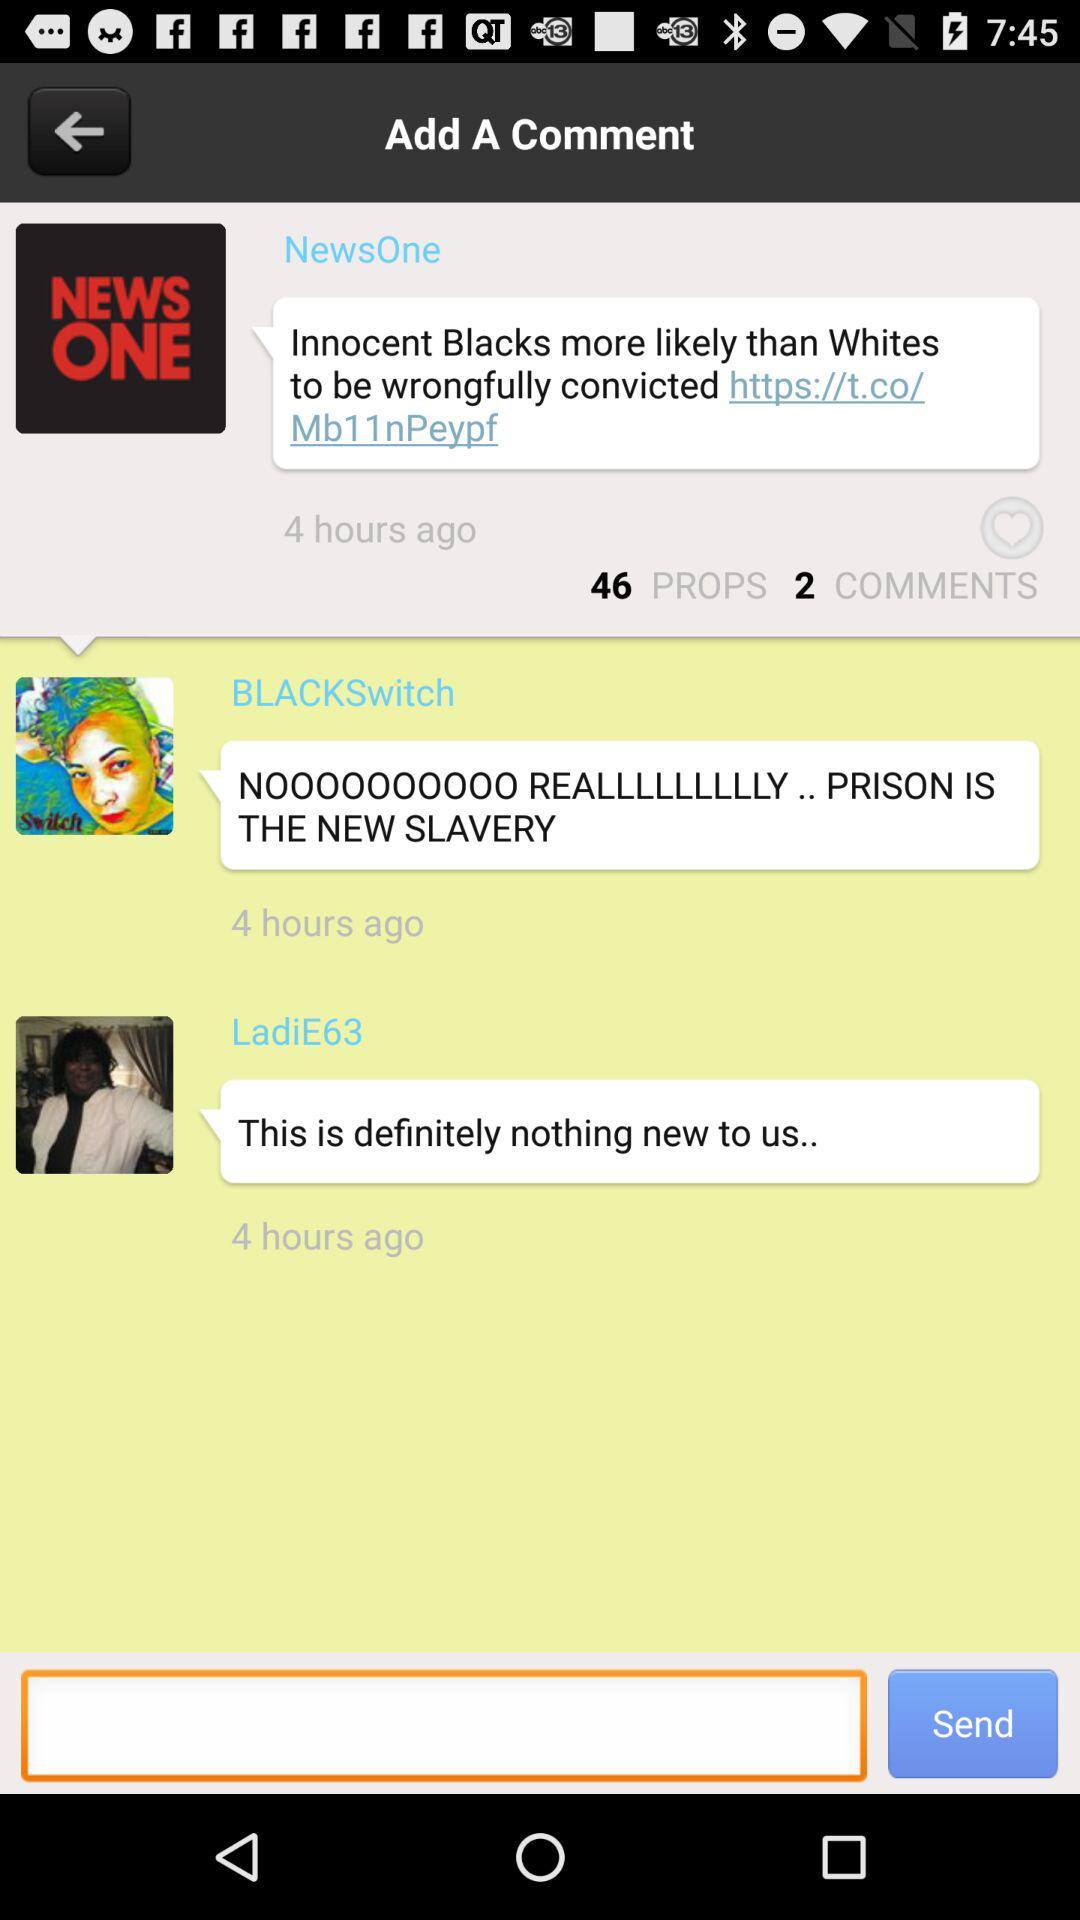 This screenshot has height=1920, width=1080. Describe the element at coordinates (617, 806) in the screenshot. I see `the noooooooooo reallllllllly prison icon` at that location.